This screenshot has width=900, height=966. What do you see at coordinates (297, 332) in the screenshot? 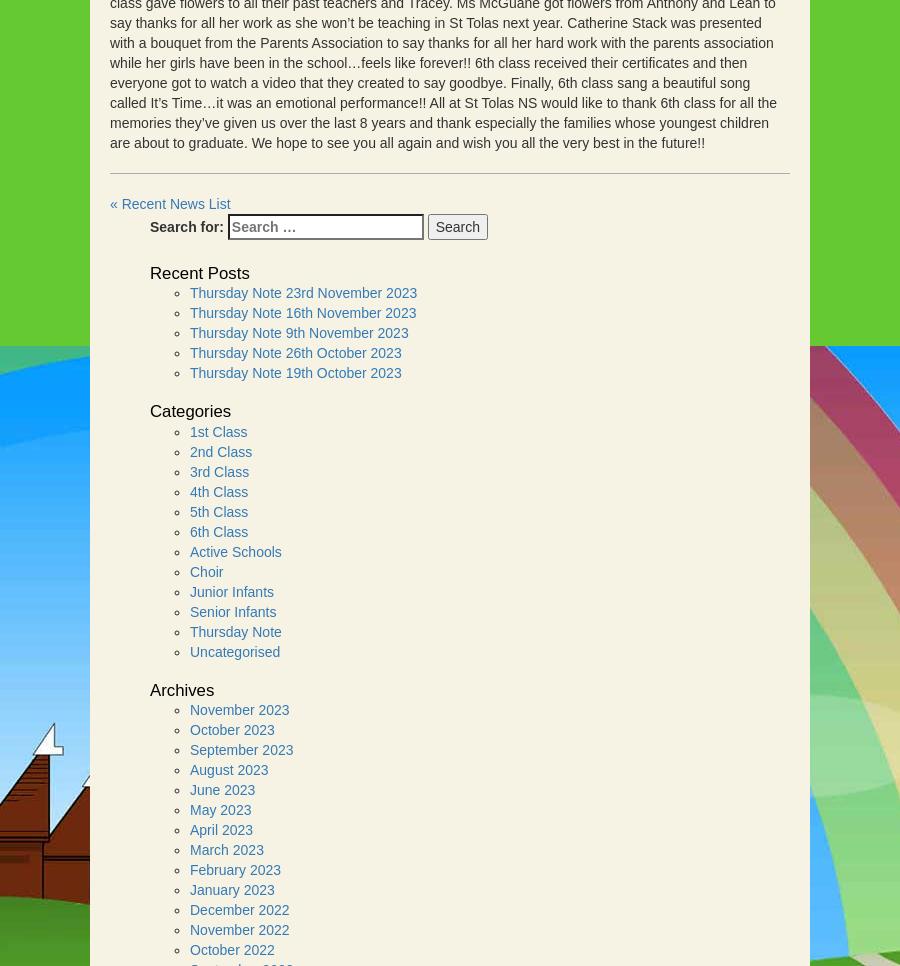
I see `'Thursday Note 9th November 2023'` at bounding box center [297, 332].